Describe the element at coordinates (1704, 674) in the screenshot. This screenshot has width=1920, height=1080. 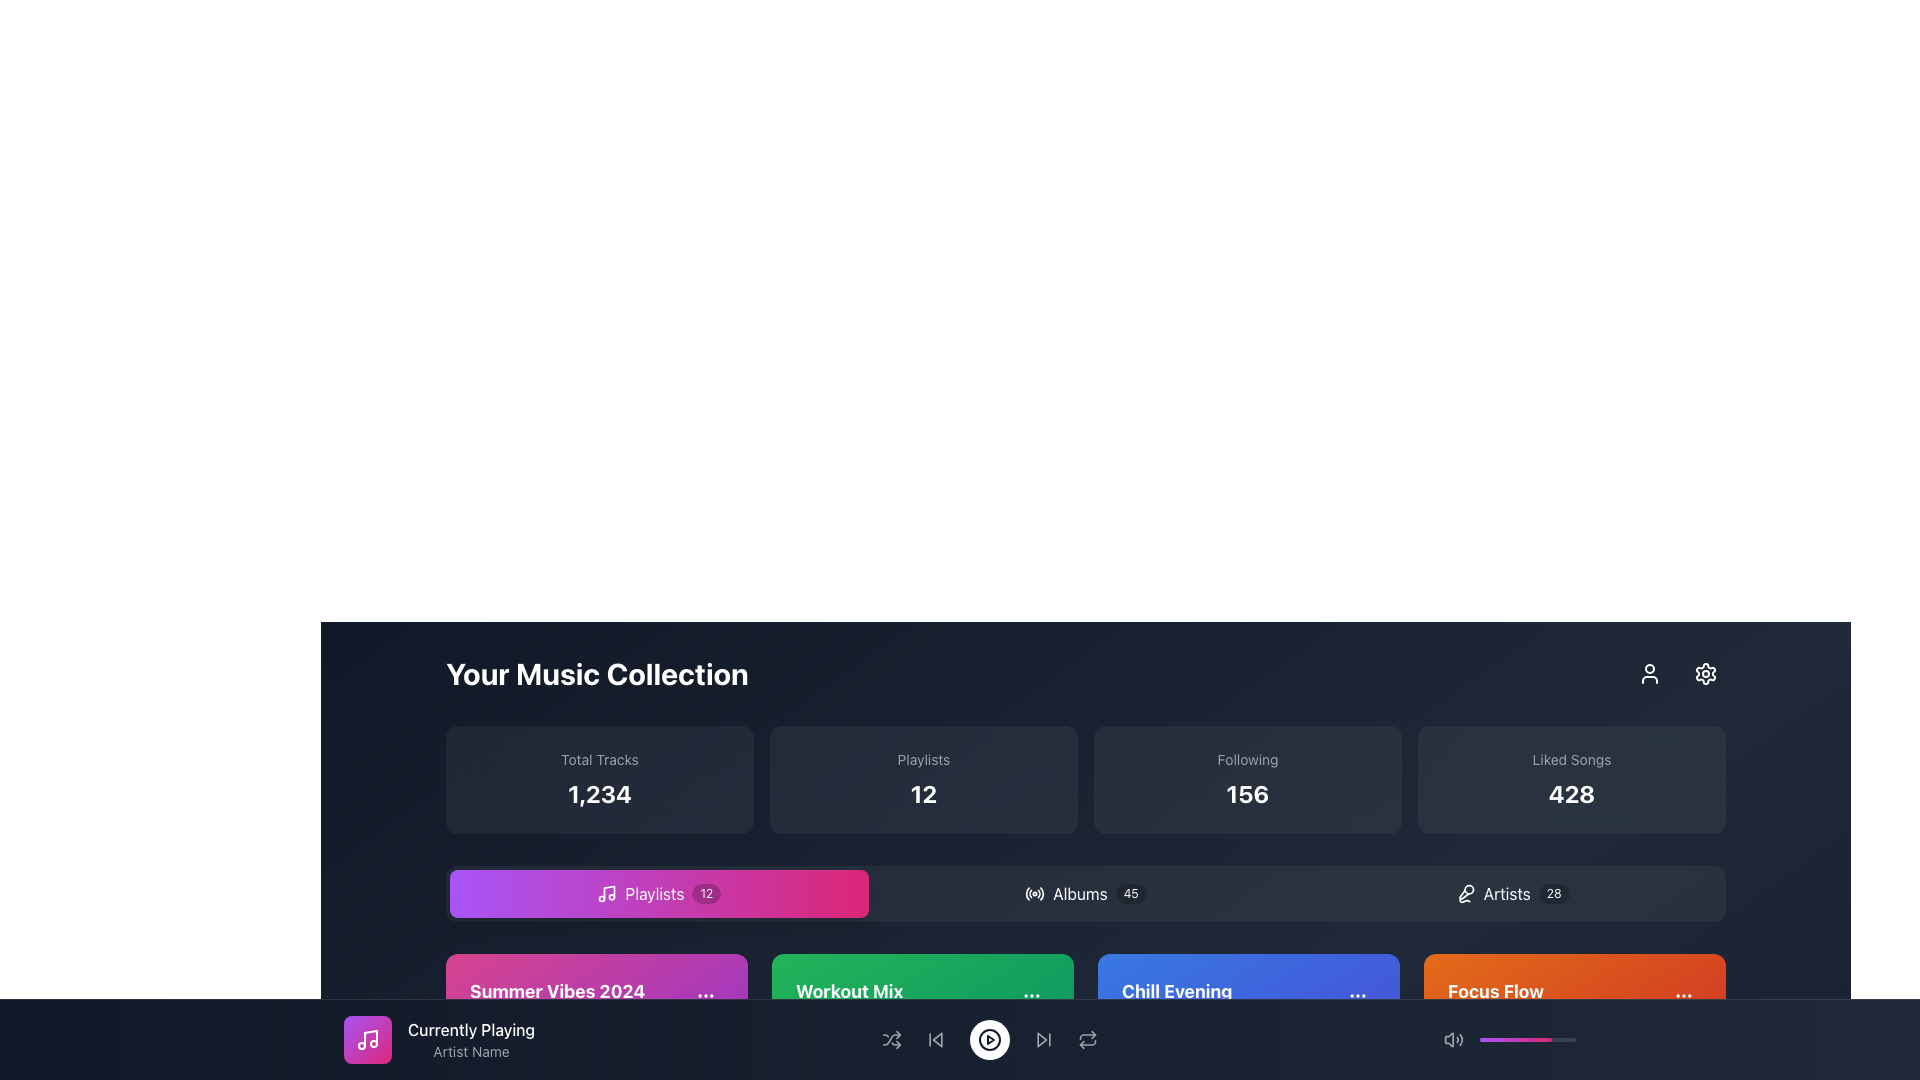
I see `the gear icon-based button located at the top-right corner of the interface` at that location.